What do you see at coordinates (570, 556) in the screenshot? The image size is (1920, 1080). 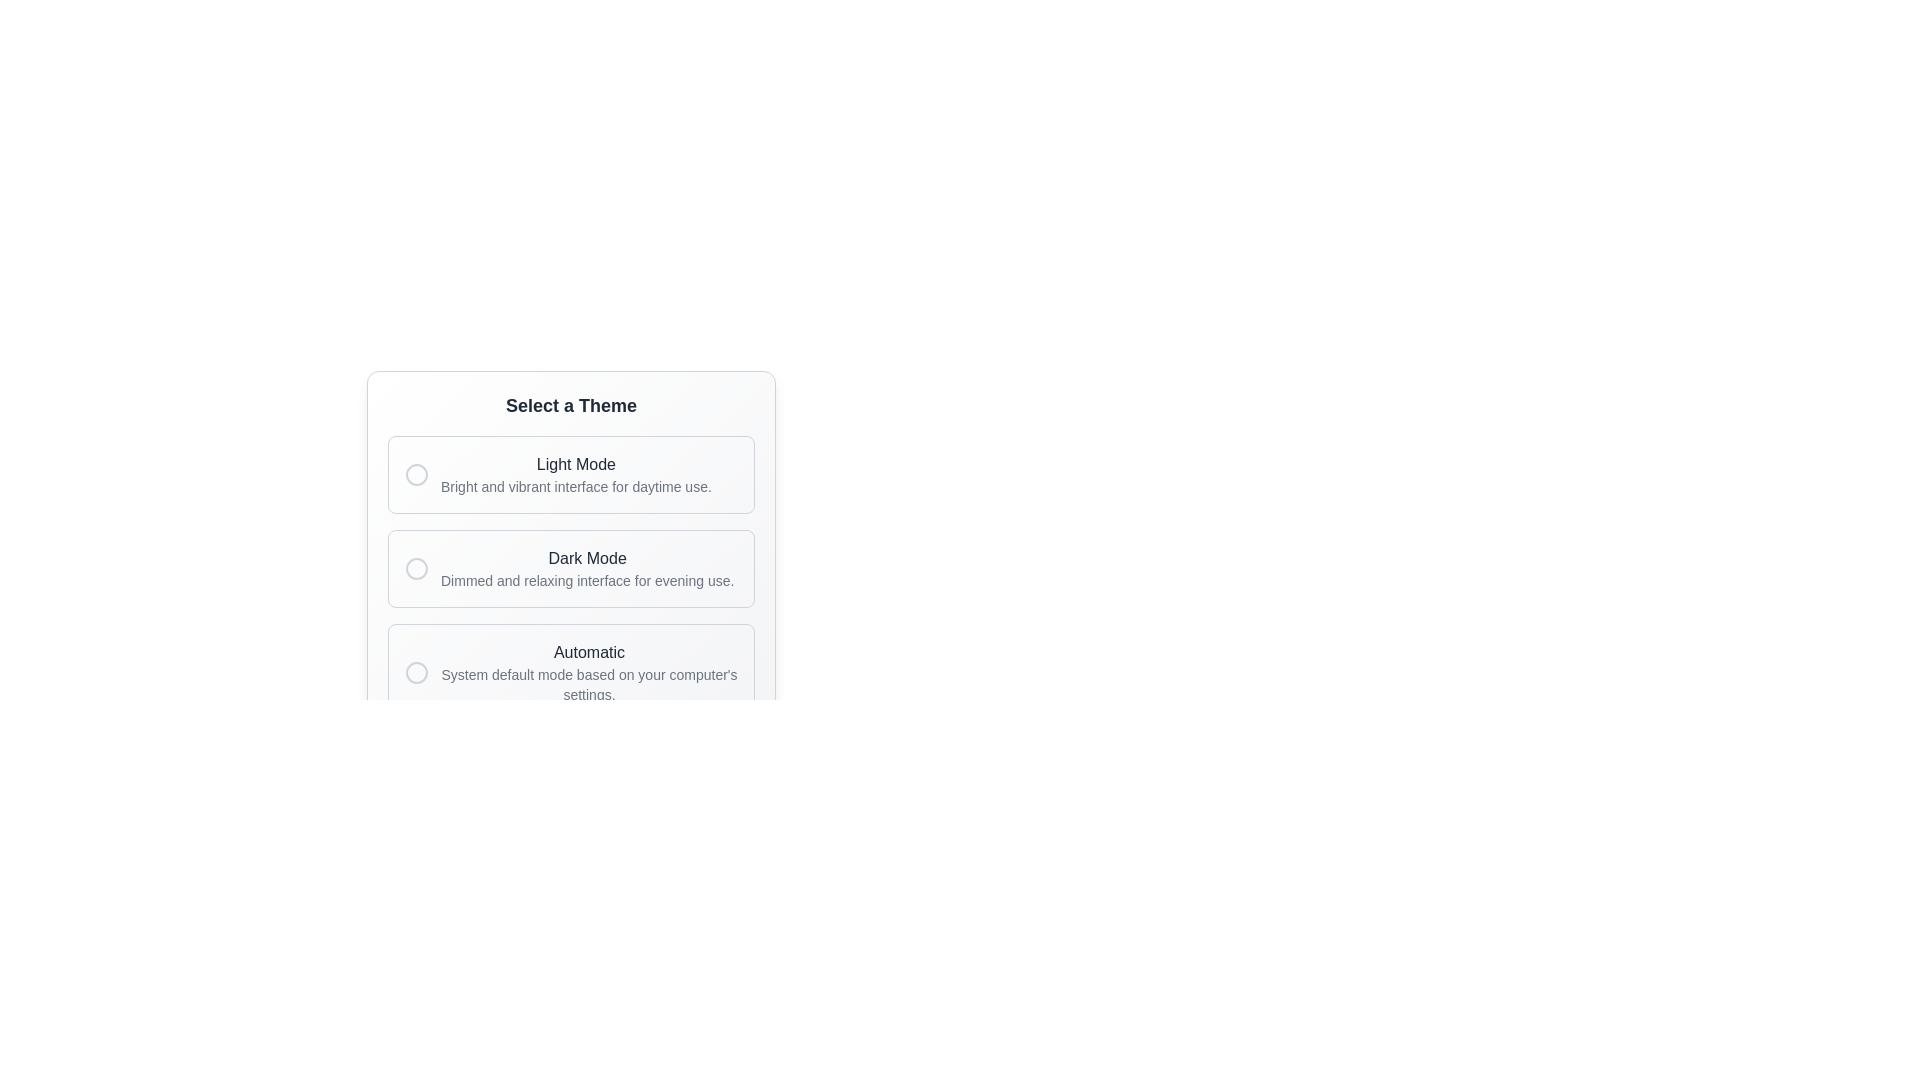 I see `the 'Select a Theme' options in the Selection Panel to trigger visual effects, specifically targeting the central area of the panel` at bounding box center [570, 556].